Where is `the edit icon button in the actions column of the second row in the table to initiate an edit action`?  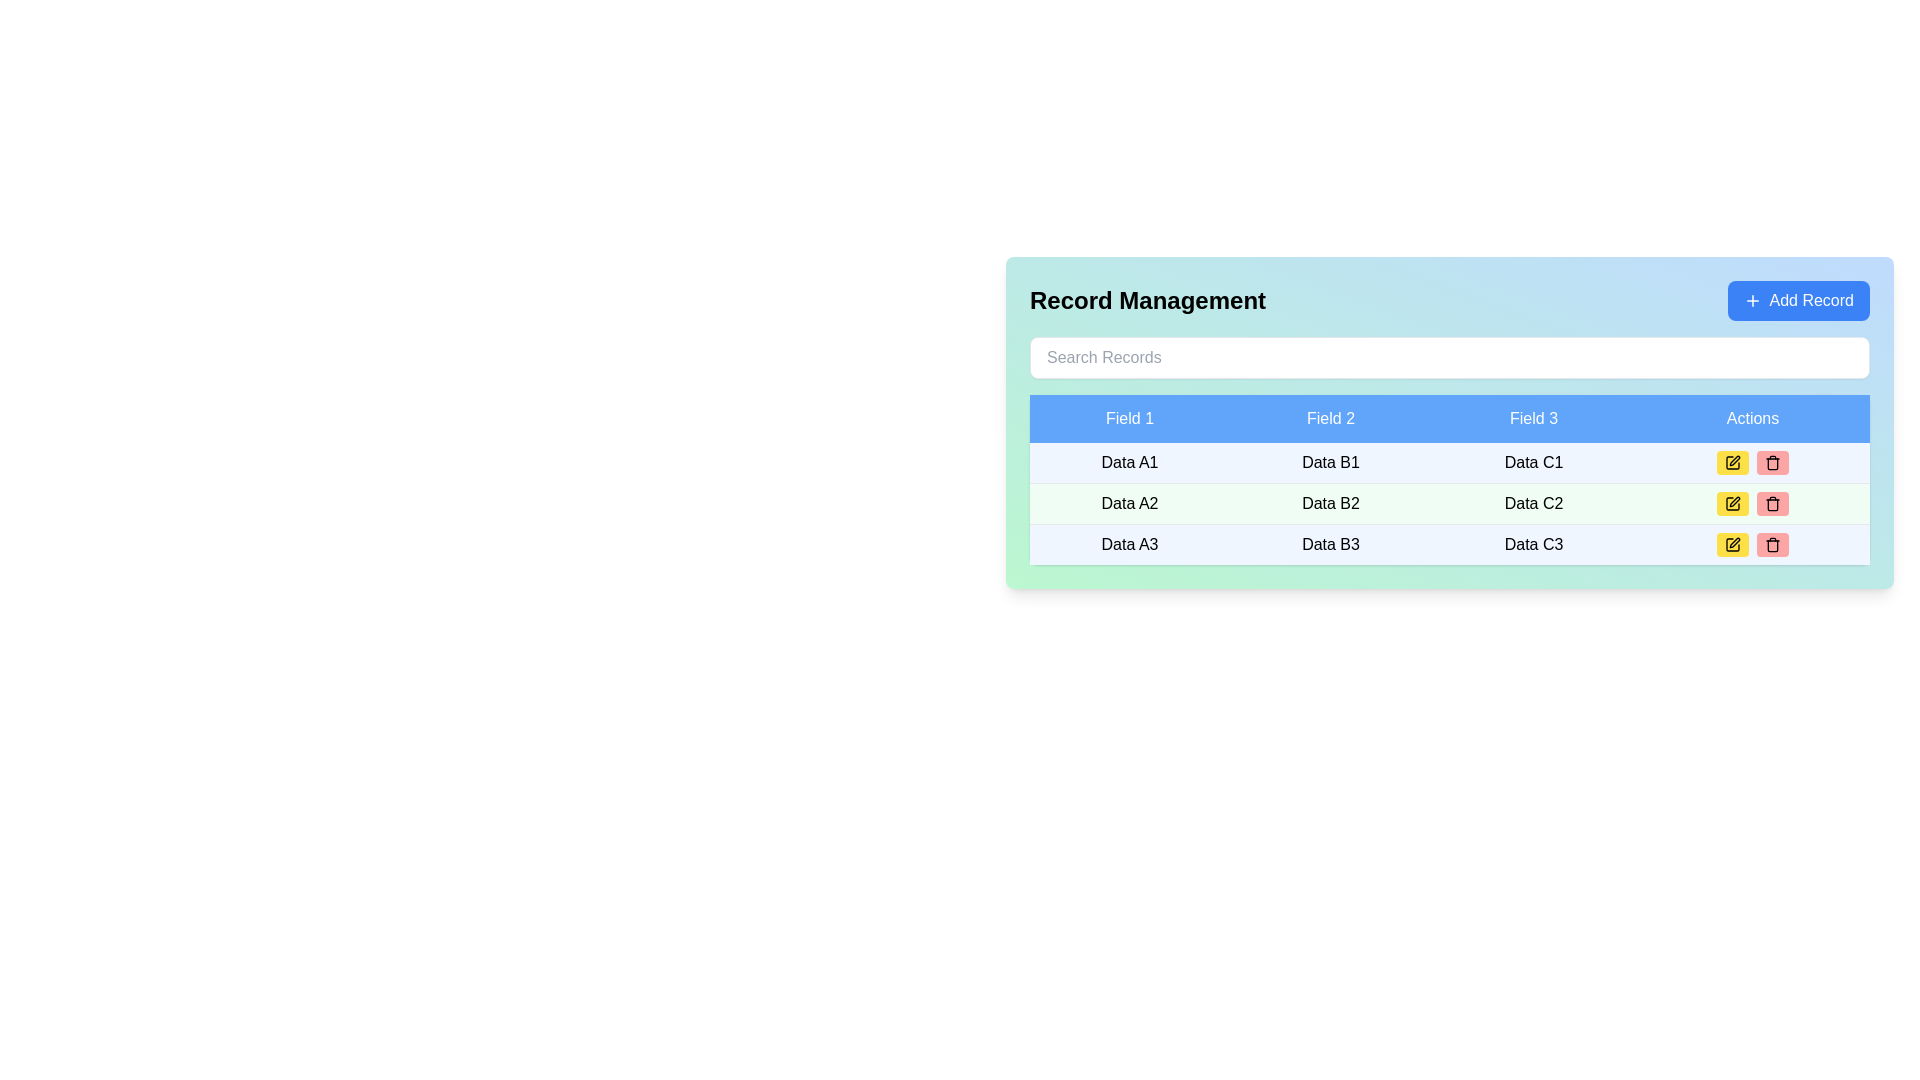
the edit icon button in the actions column of the second row in the table to initiate an edit action is located at coordinates (1731, 503).